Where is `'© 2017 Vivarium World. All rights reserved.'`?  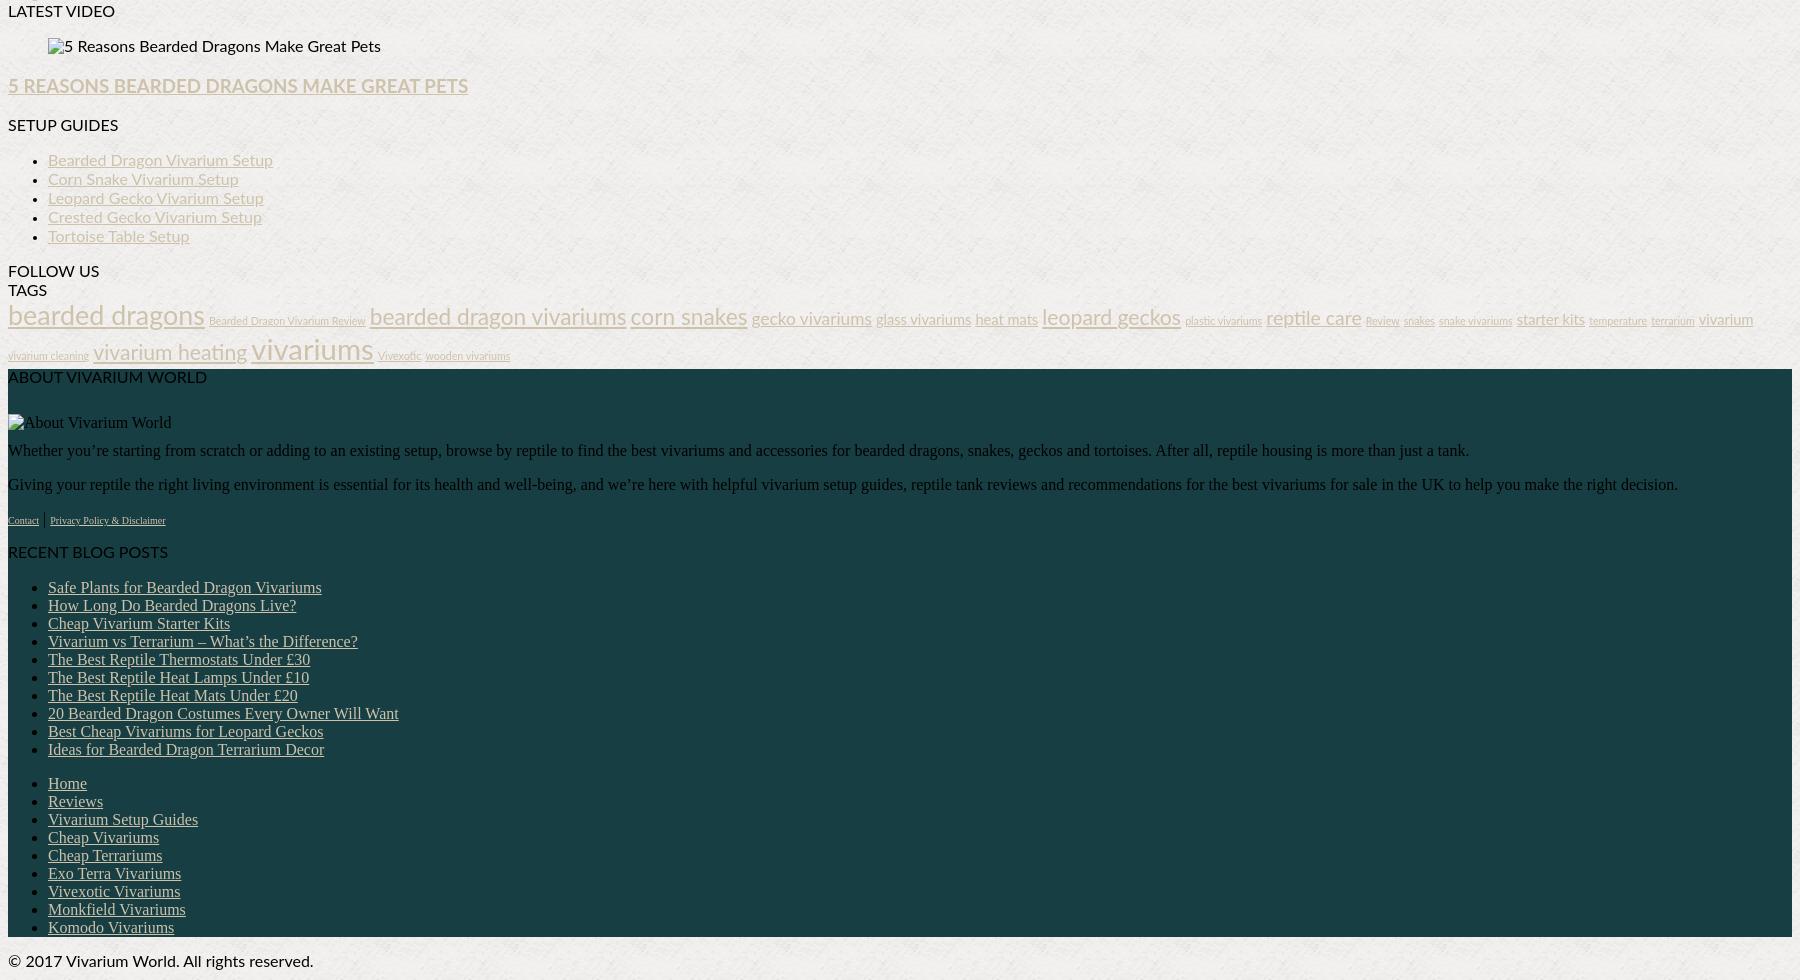 '© 2017 Vivarium World. All rights reserved.' is located at coordinates (160, 961).